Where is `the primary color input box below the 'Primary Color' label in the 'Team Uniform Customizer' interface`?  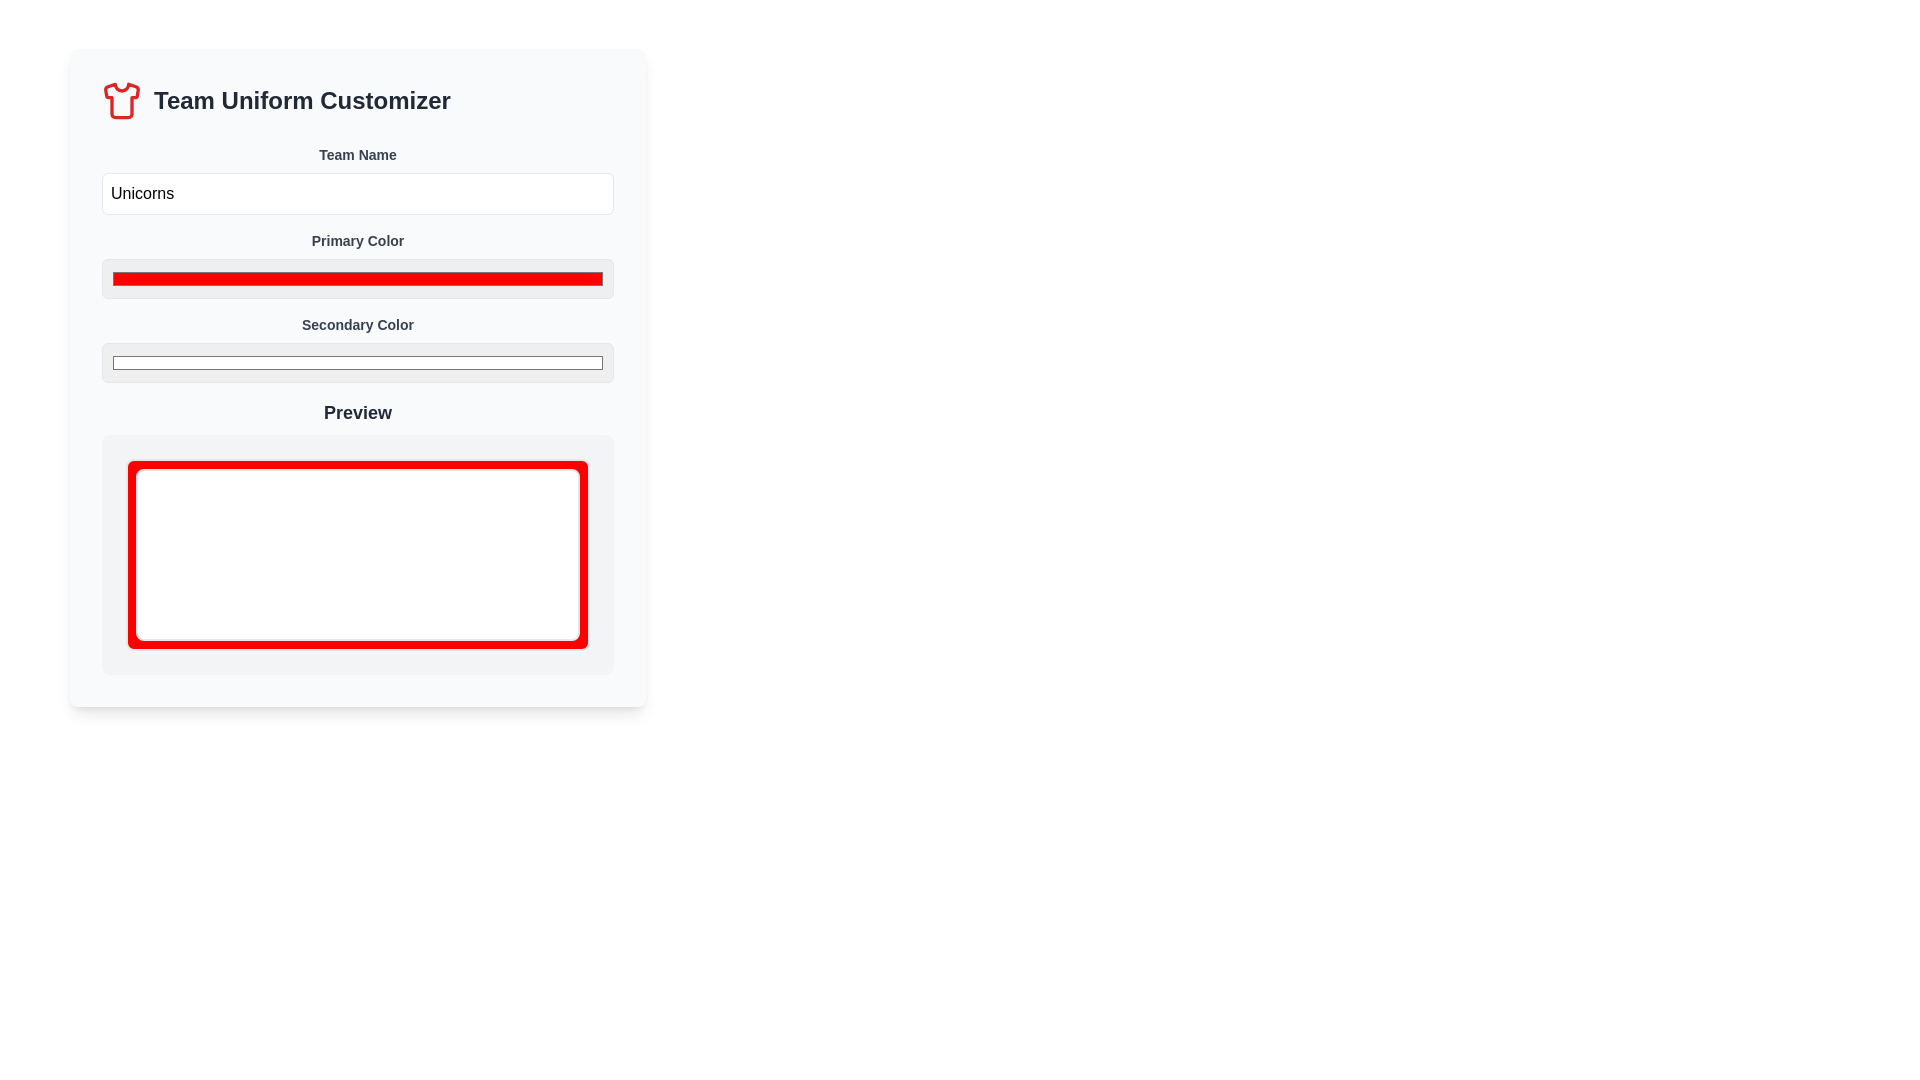 the primary color input box below the 'Primary Color' label in the 'Team Uniform Customizer' interface is located at coordinates (358, 278).